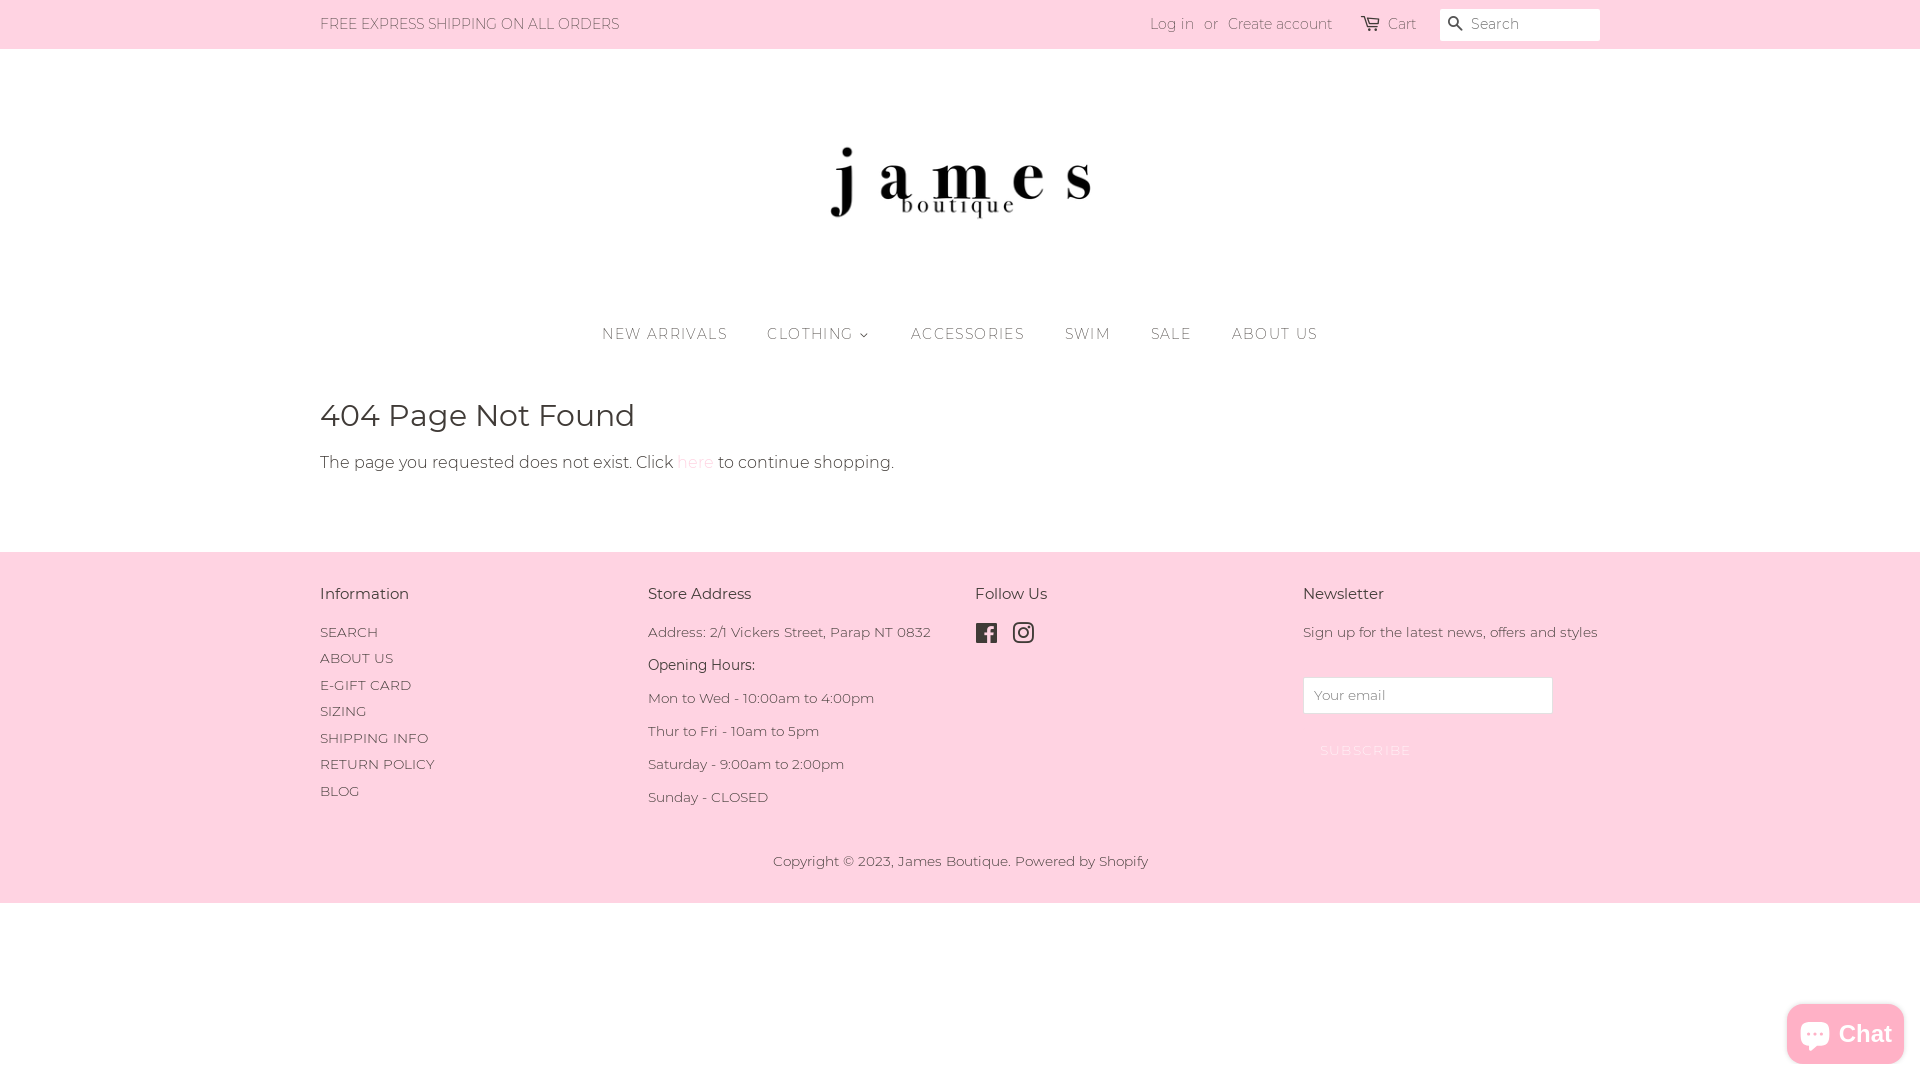 The image size is (1920, 1080). What do you see at coordinates (365, 684) in the screenshot?
I see `'E-GIFT CARD'` at bounding box center [365, 684].